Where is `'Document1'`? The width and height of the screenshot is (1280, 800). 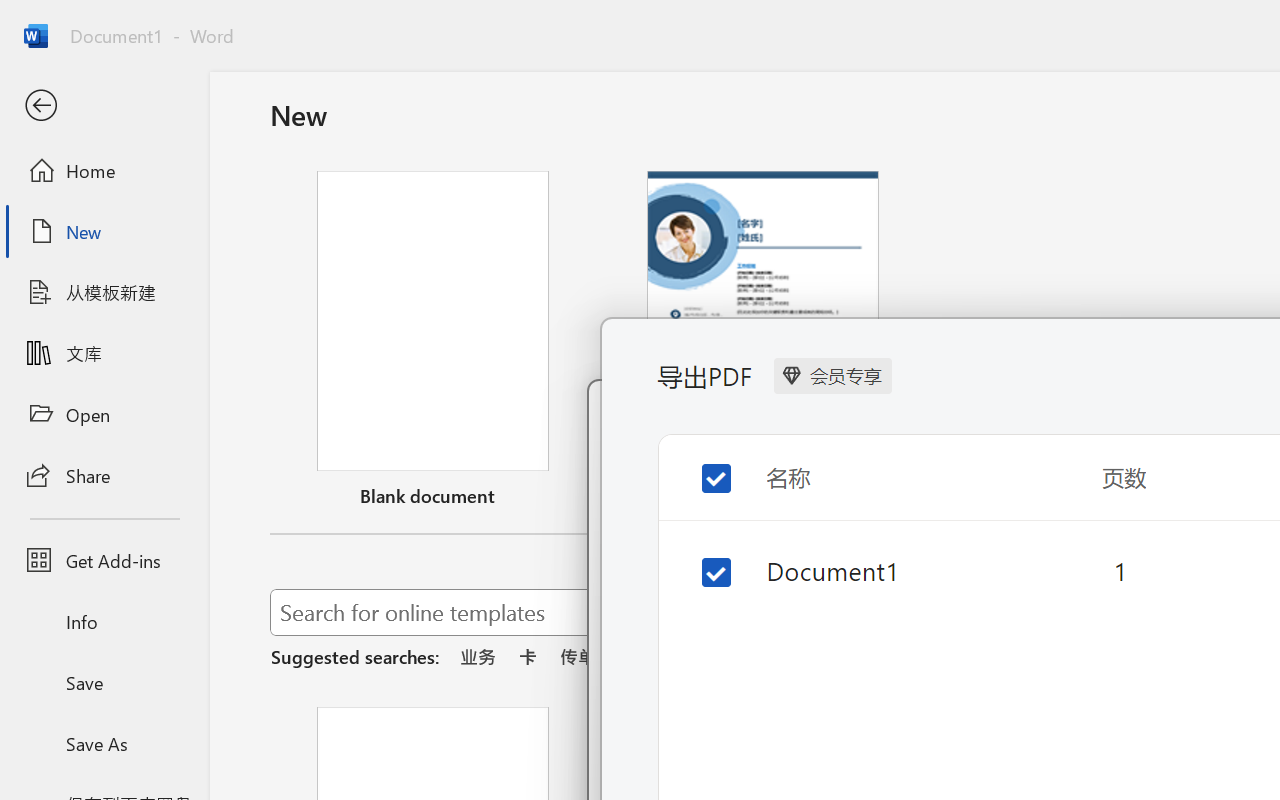 'Document1' is located at coordinates (880, 569).